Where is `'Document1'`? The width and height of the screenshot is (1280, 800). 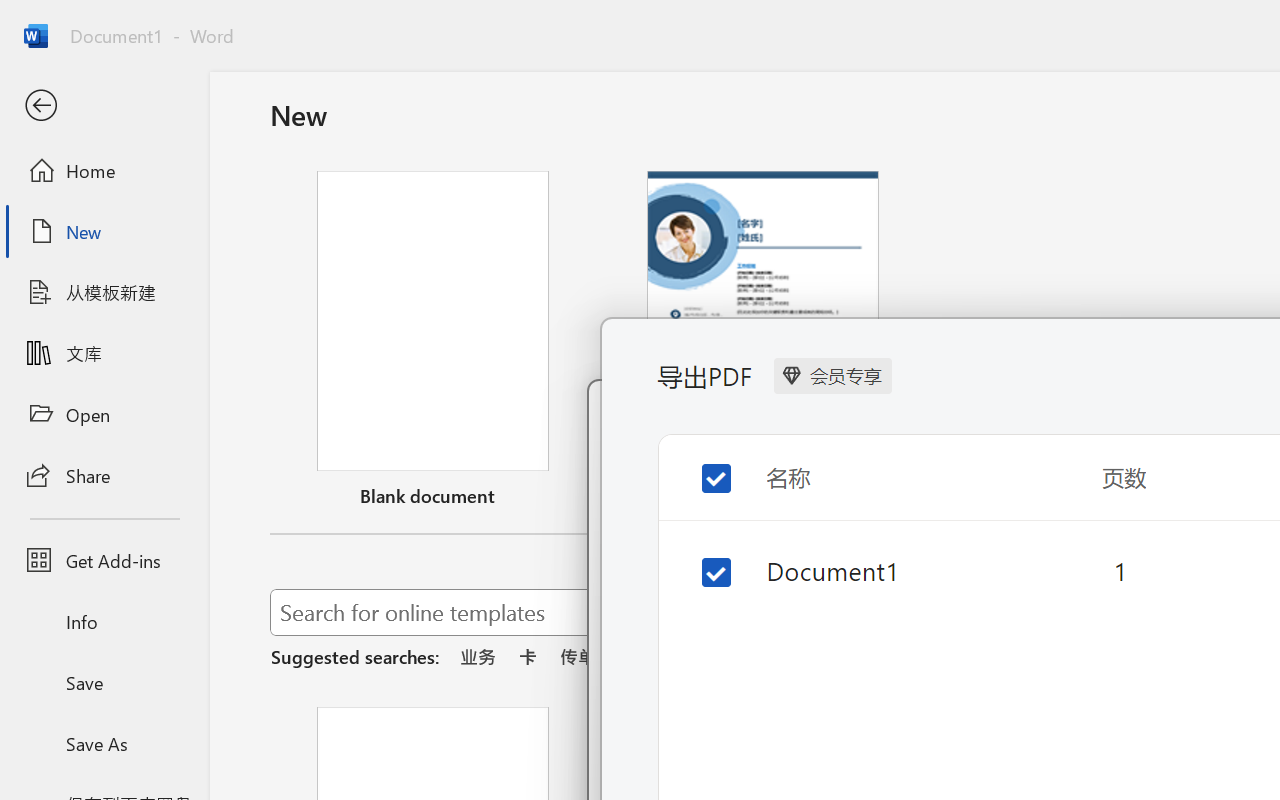 'Document1' is located at coordinates (880, 569).